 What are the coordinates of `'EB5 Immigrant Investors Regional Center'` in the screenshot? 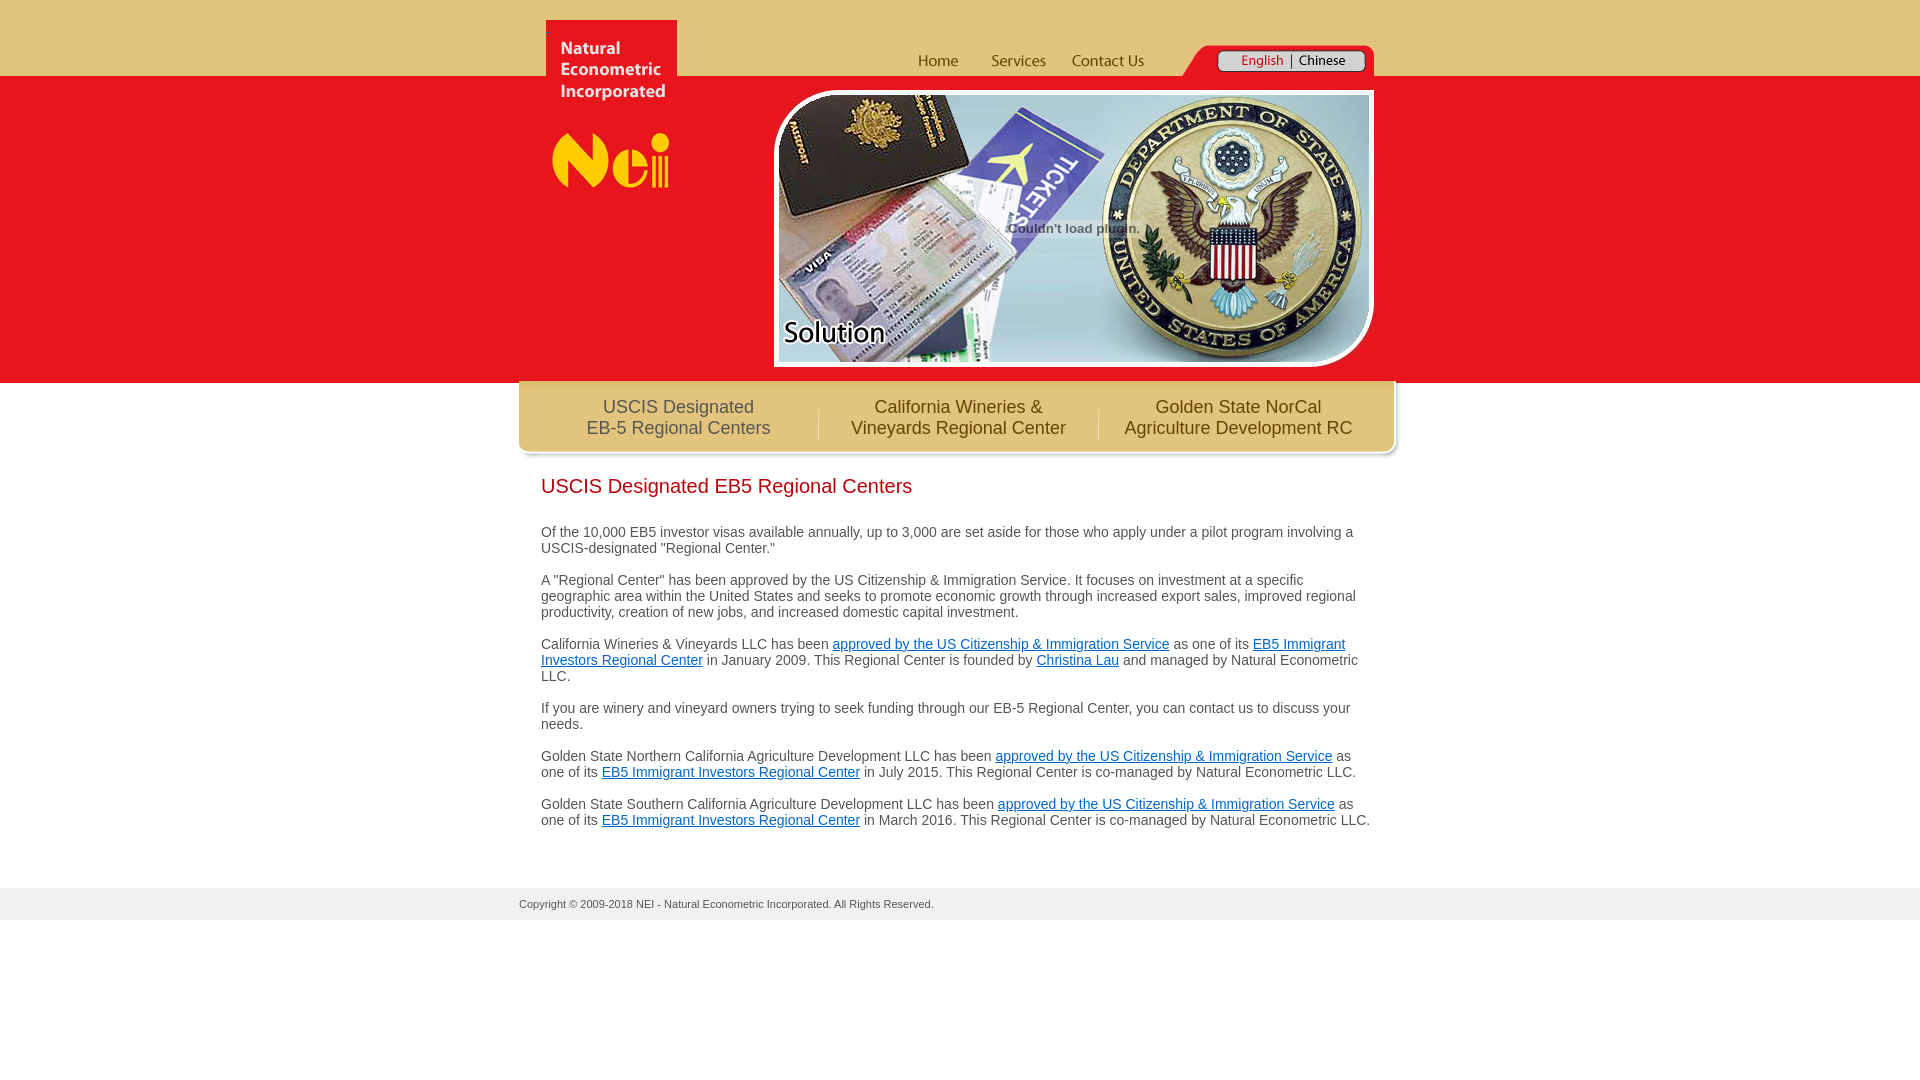 It's located at (729, 820).